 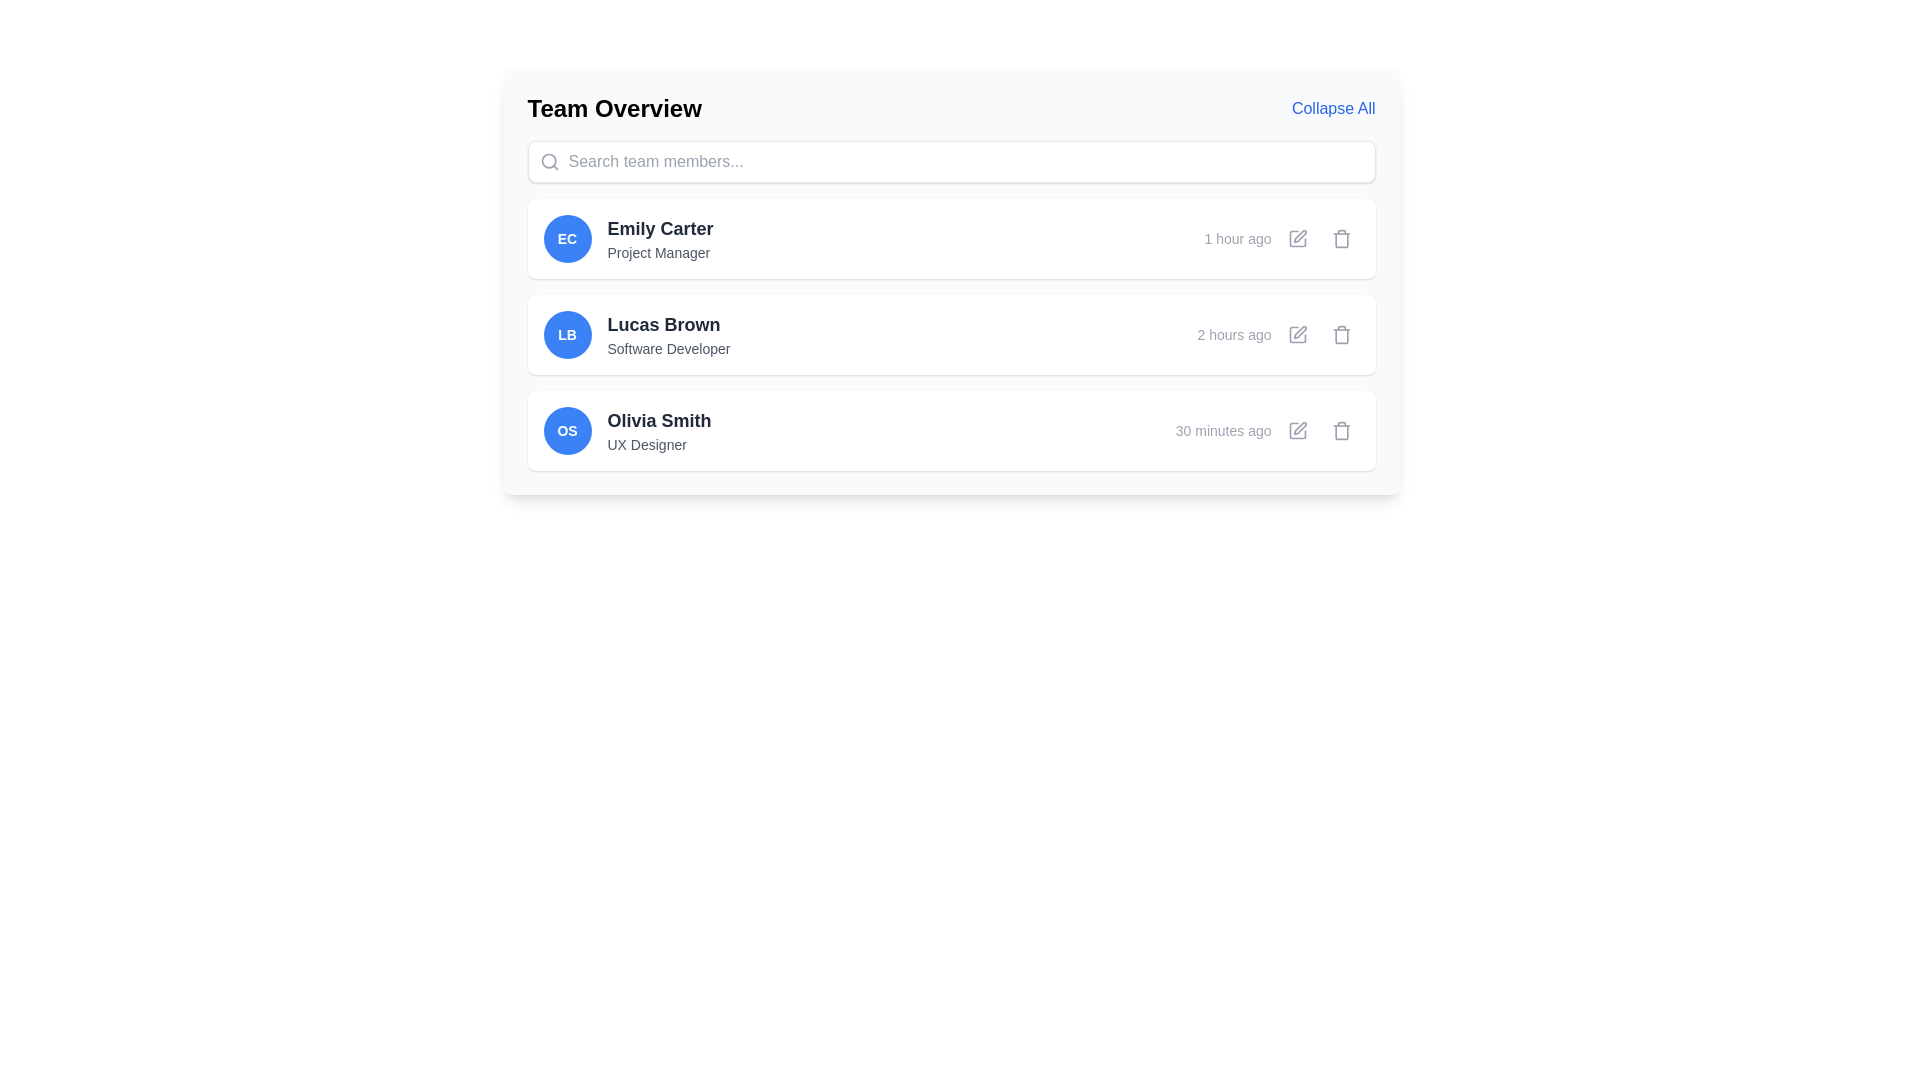 What do you see at coordinates (668, 347) in the screenshot?
I see `the text label indicating the professional position of team member Lucas Brown, located directly below his name in the information card` at bounding box center [668, 347].